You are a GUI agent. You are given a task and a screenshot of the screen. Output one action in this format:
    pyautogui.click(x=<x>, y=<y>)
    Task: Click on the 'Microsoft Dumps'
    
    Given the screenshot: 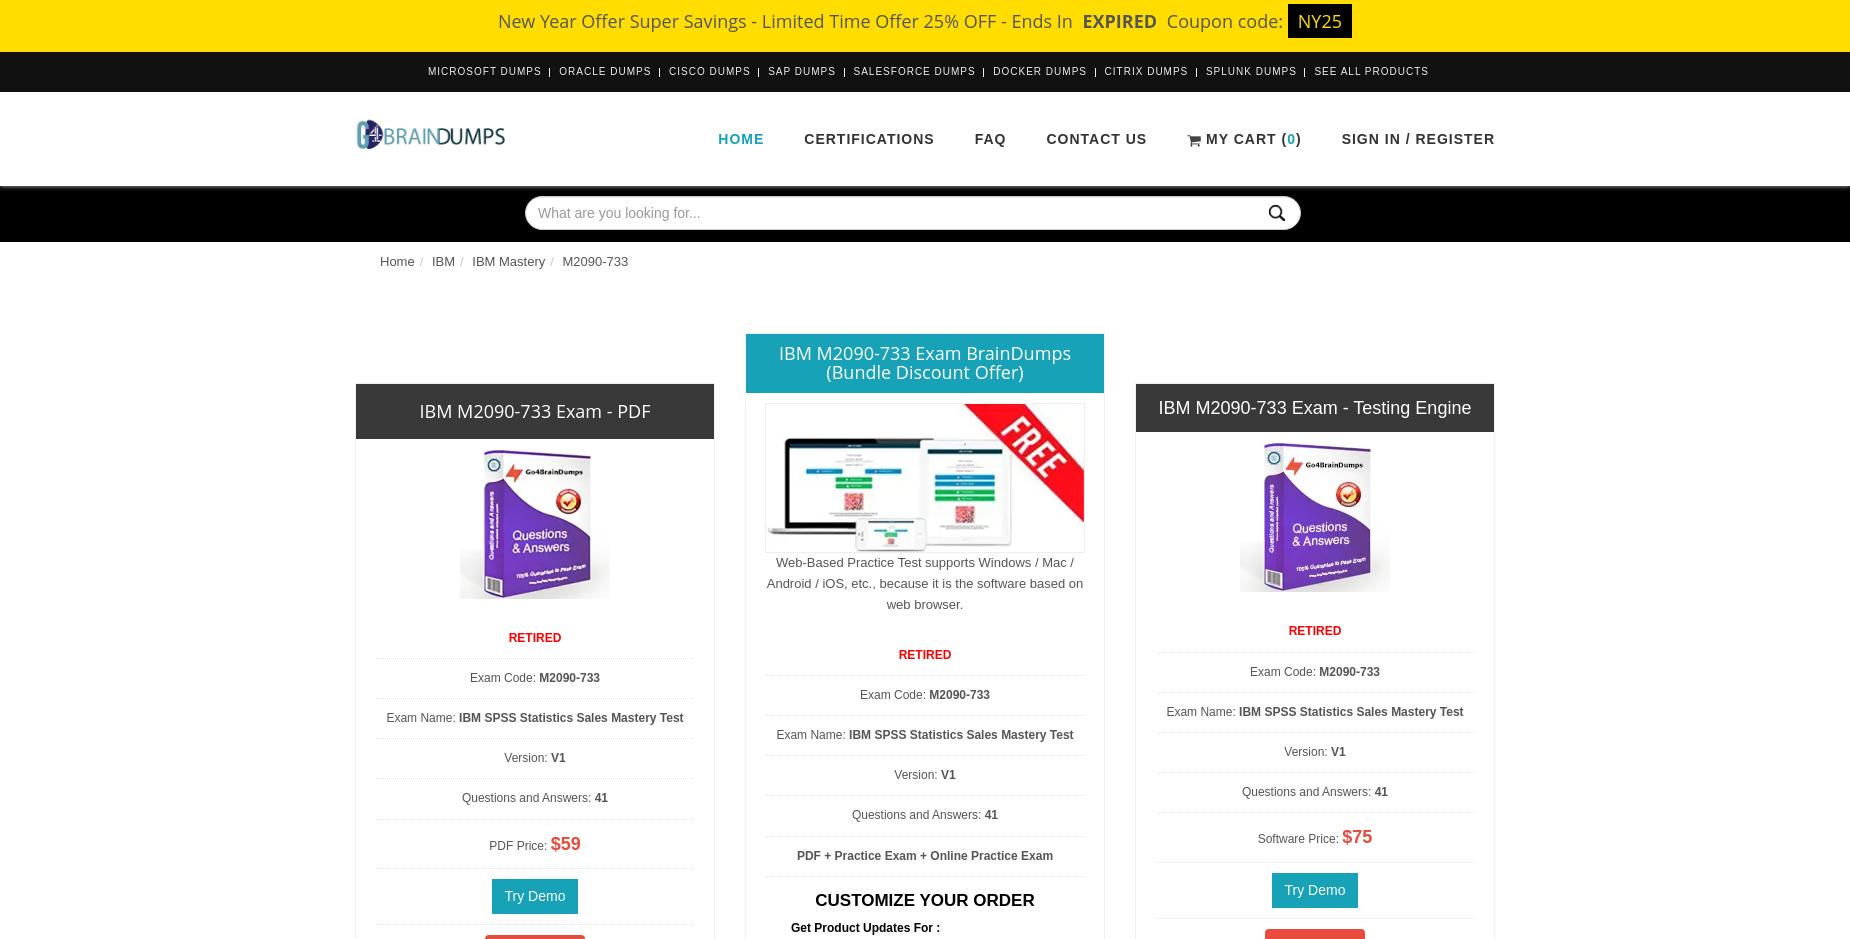 What is the action you would take?
    pyautogui.click(x=484, y=70)
    